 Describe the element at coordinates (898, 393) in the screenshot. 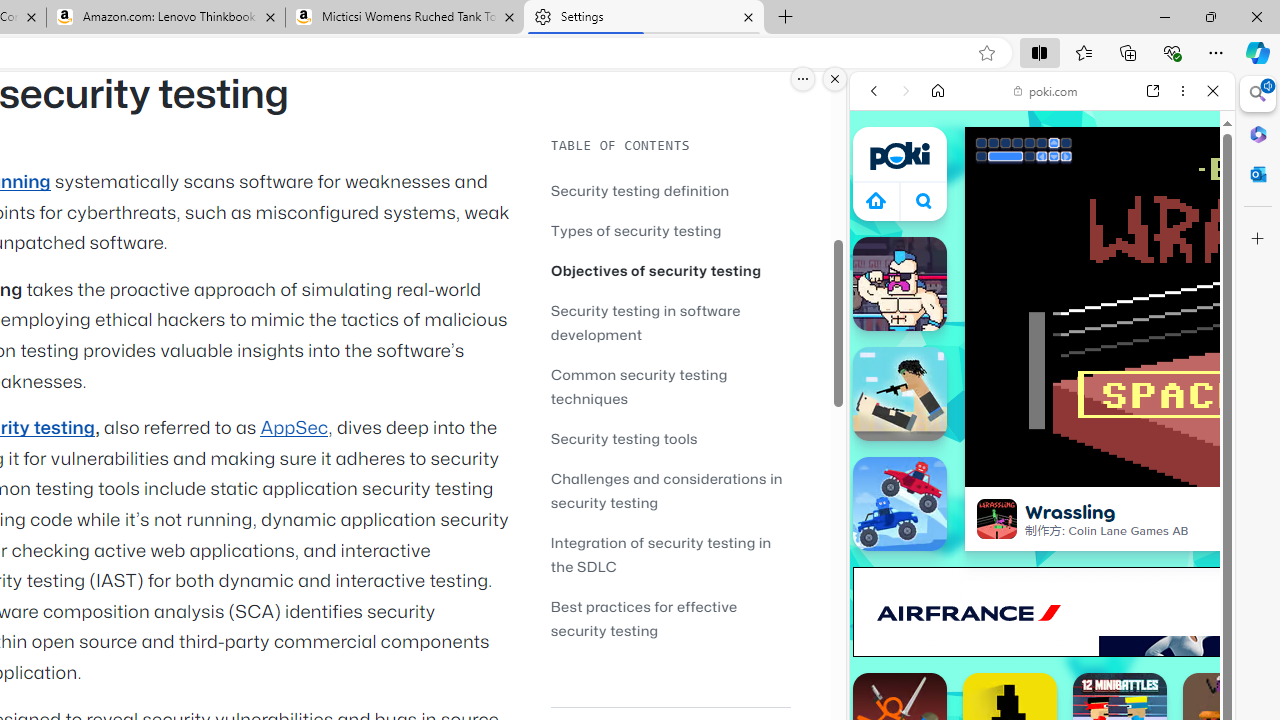

I see `'Rooftop Snipers'` at that location.